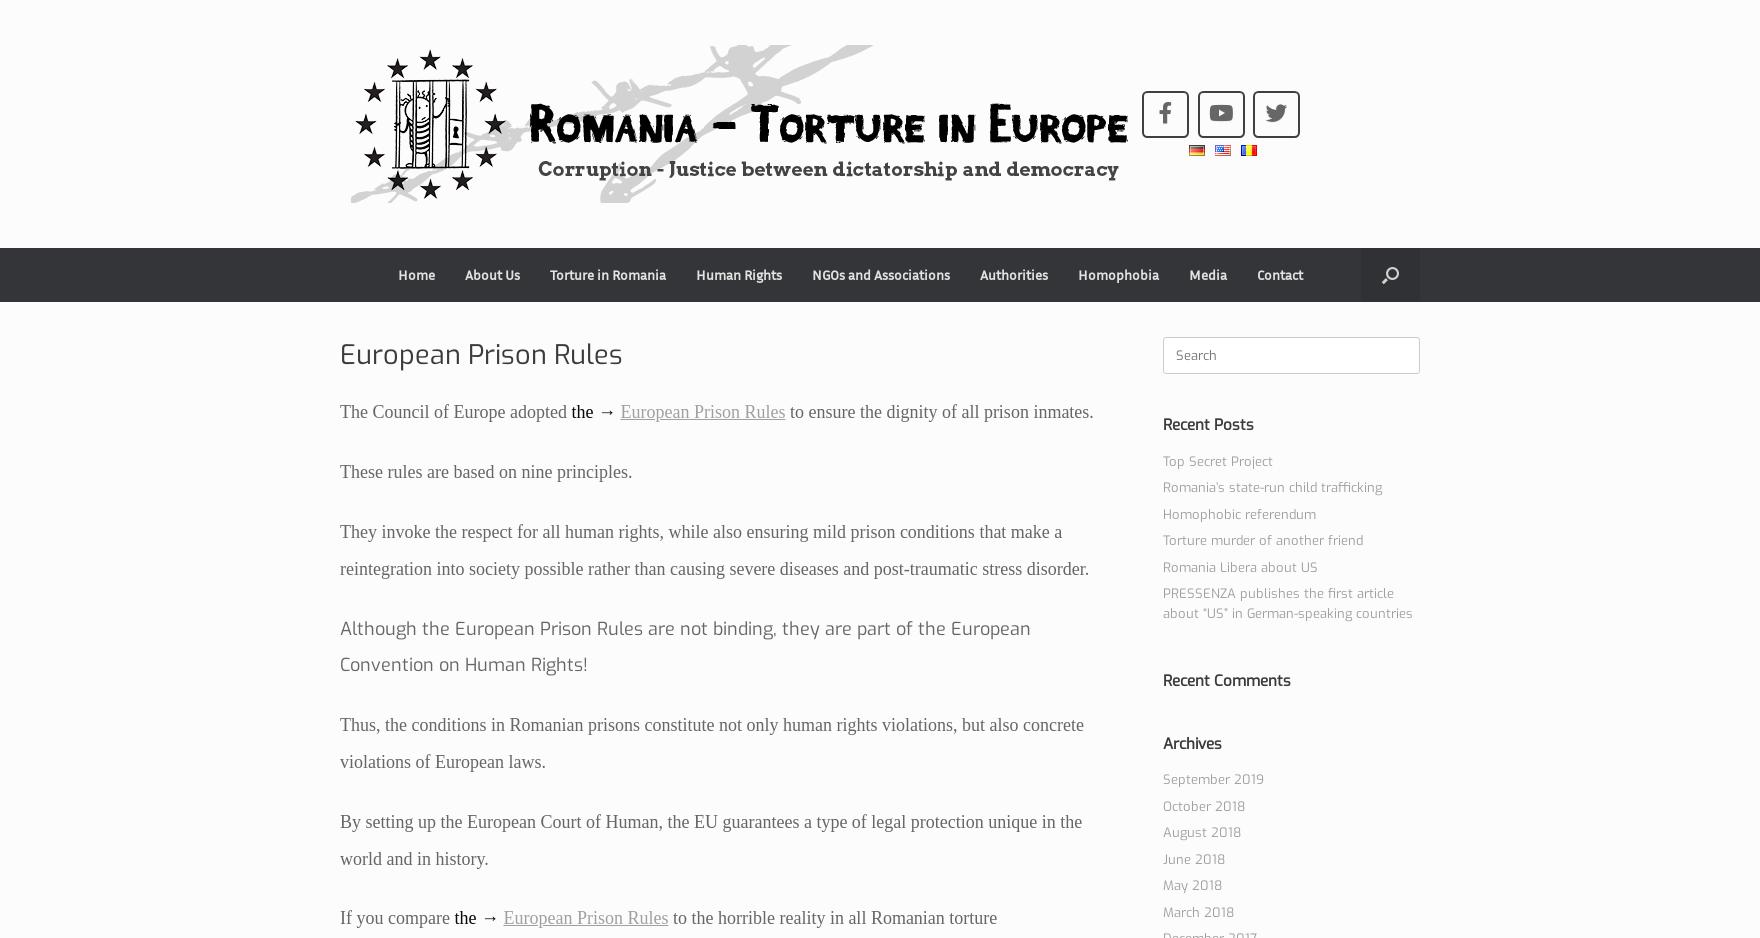 This screenshot has width=1760, height=938. Describe the element at coordinates (1063, 322) in the screenshot. I see `'German Embassy Bucharest'` at that location.